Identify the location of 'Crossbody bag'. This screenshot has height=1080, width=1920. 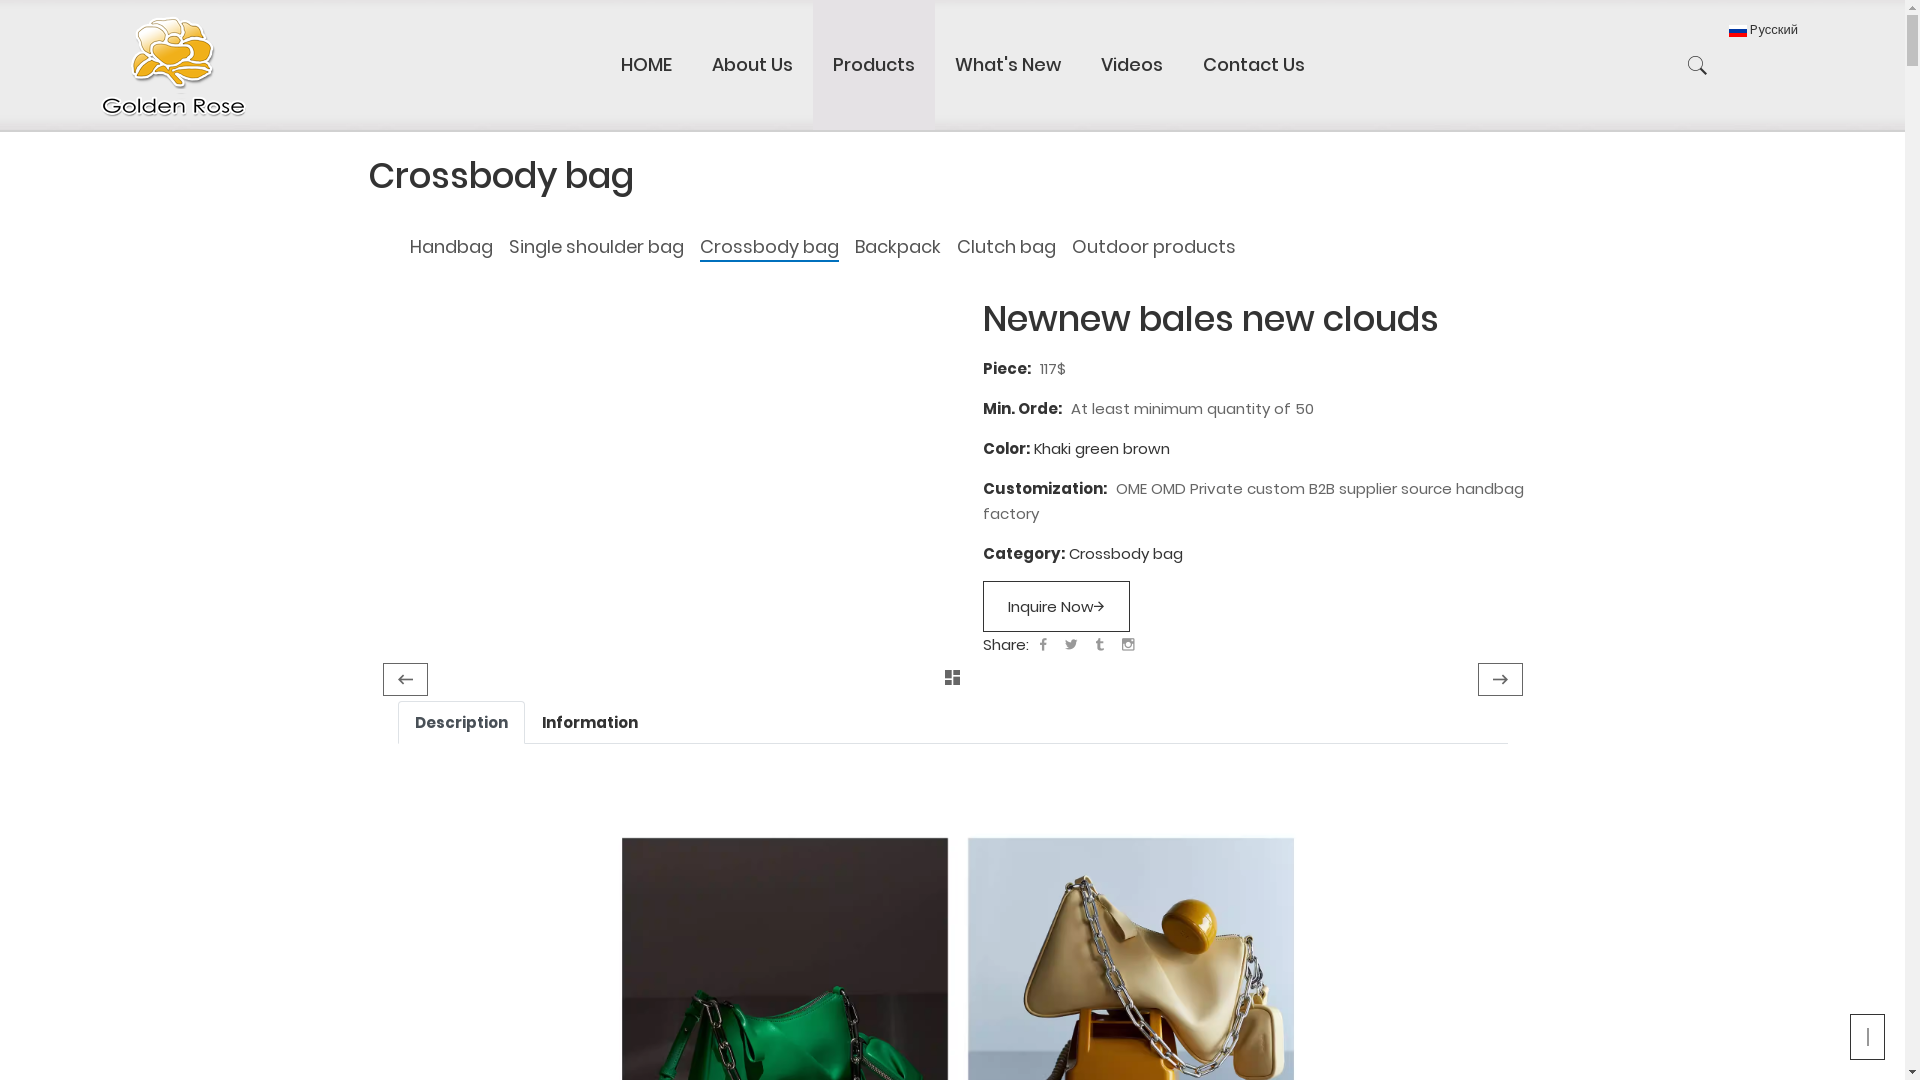
(768, 245).